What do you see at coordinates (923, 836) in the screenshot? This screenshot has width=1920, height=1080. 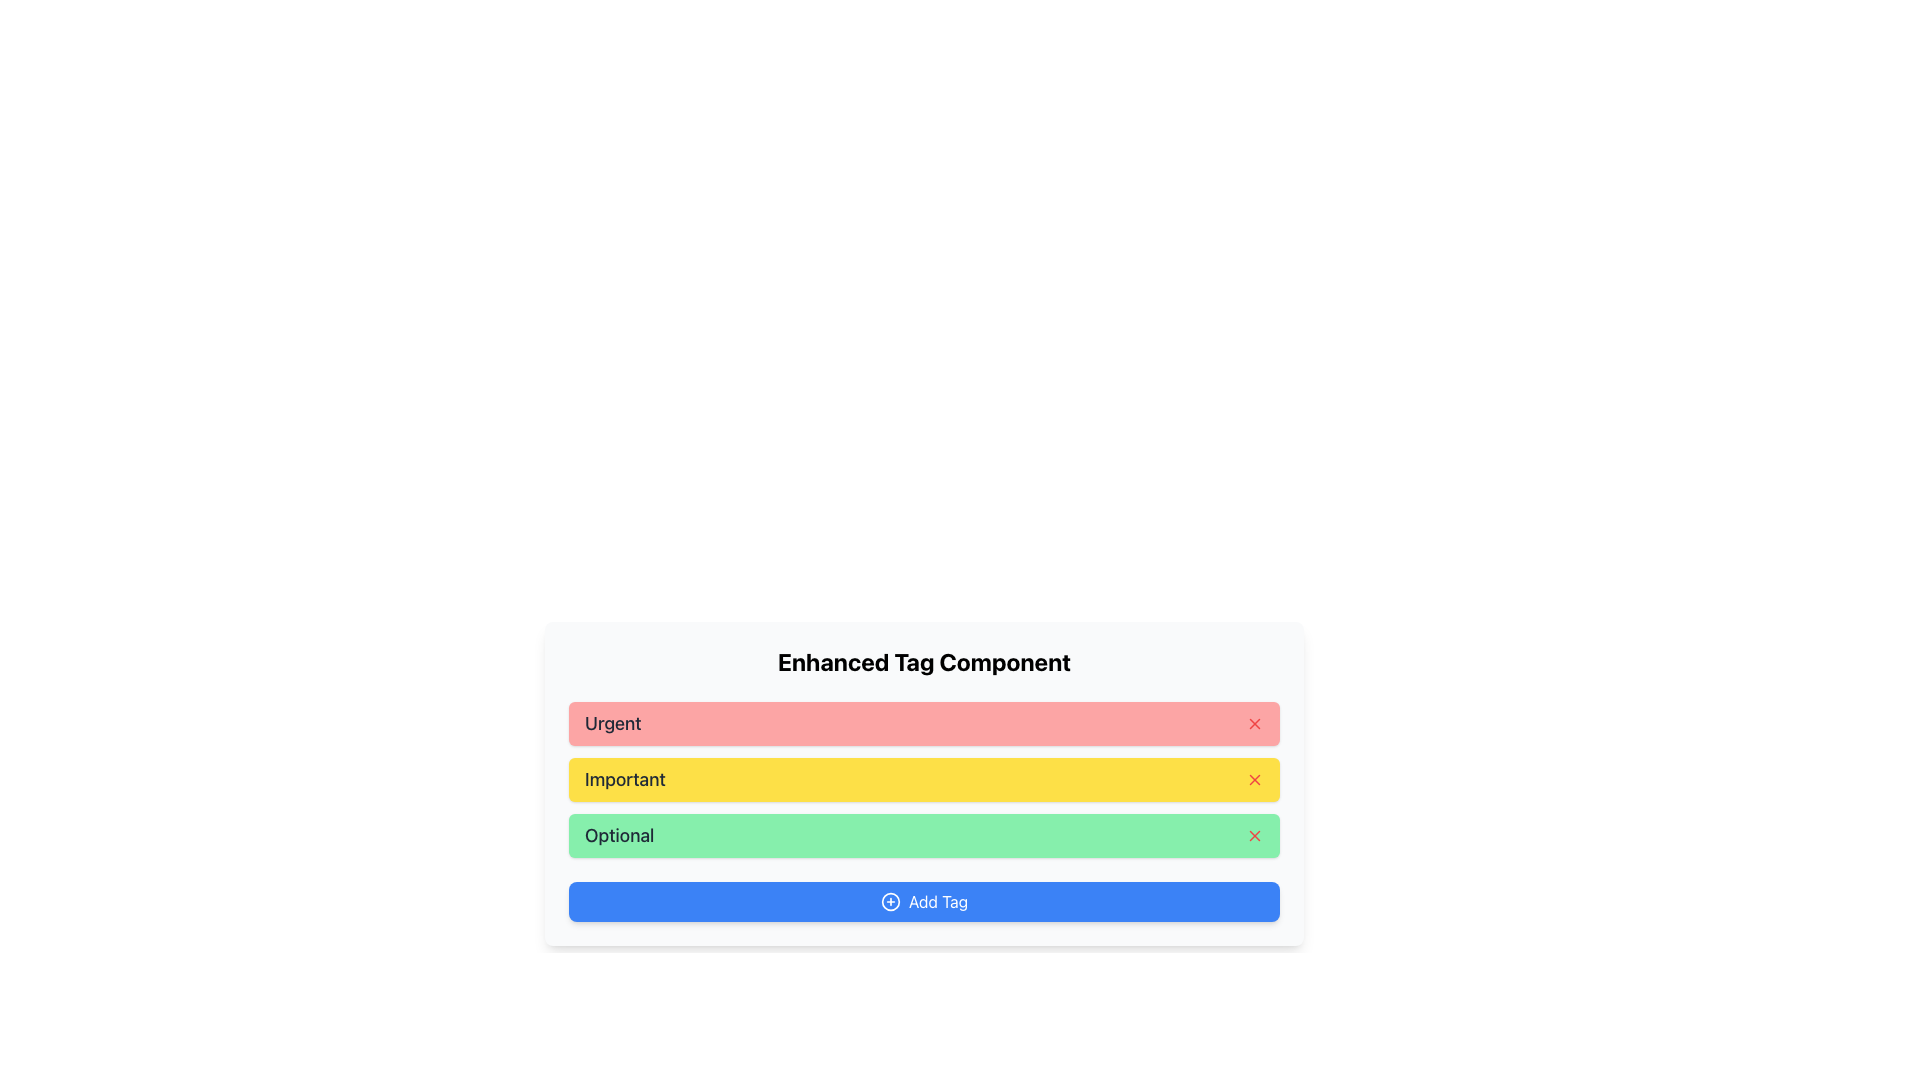 I see `the third tag element in the 'Enhanced Tag Component'` at bounding box center [923, 836].